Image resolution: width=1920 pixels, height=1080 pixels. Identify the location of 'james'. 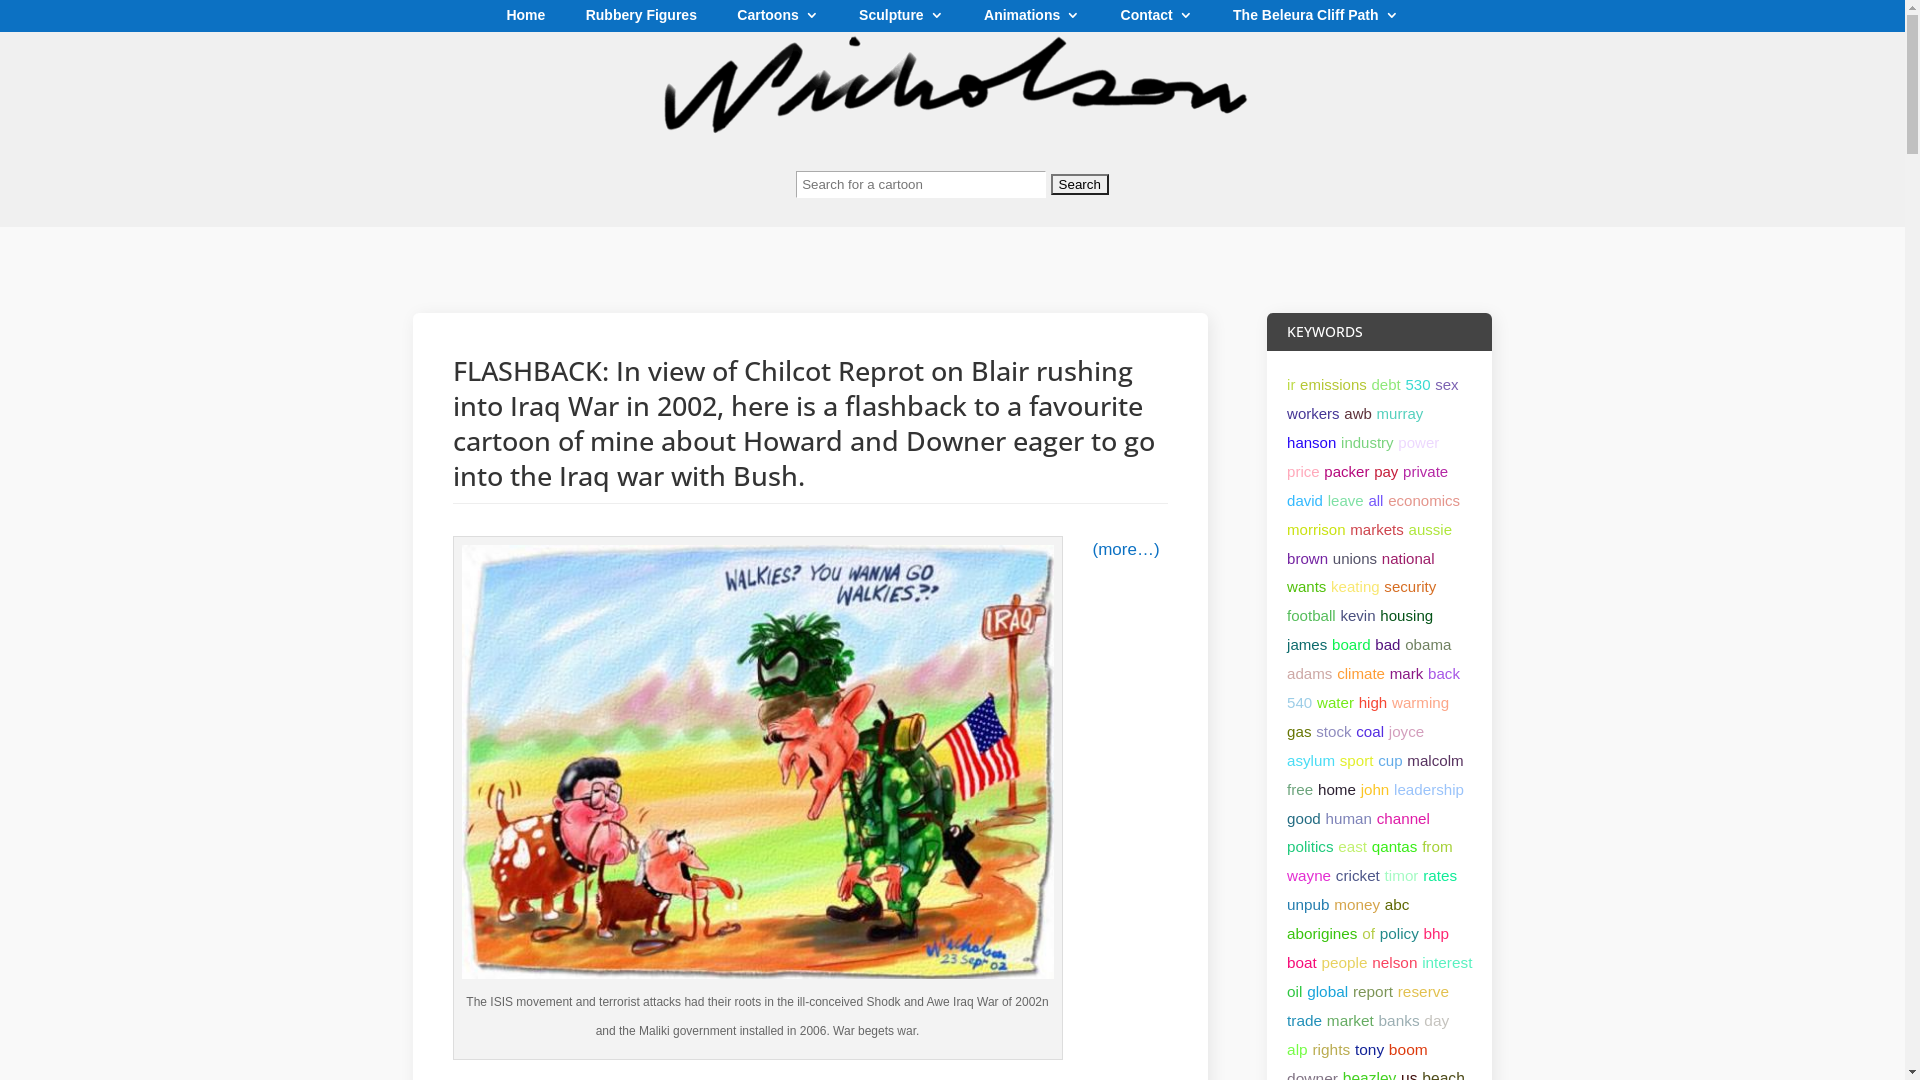
(1306, 644).